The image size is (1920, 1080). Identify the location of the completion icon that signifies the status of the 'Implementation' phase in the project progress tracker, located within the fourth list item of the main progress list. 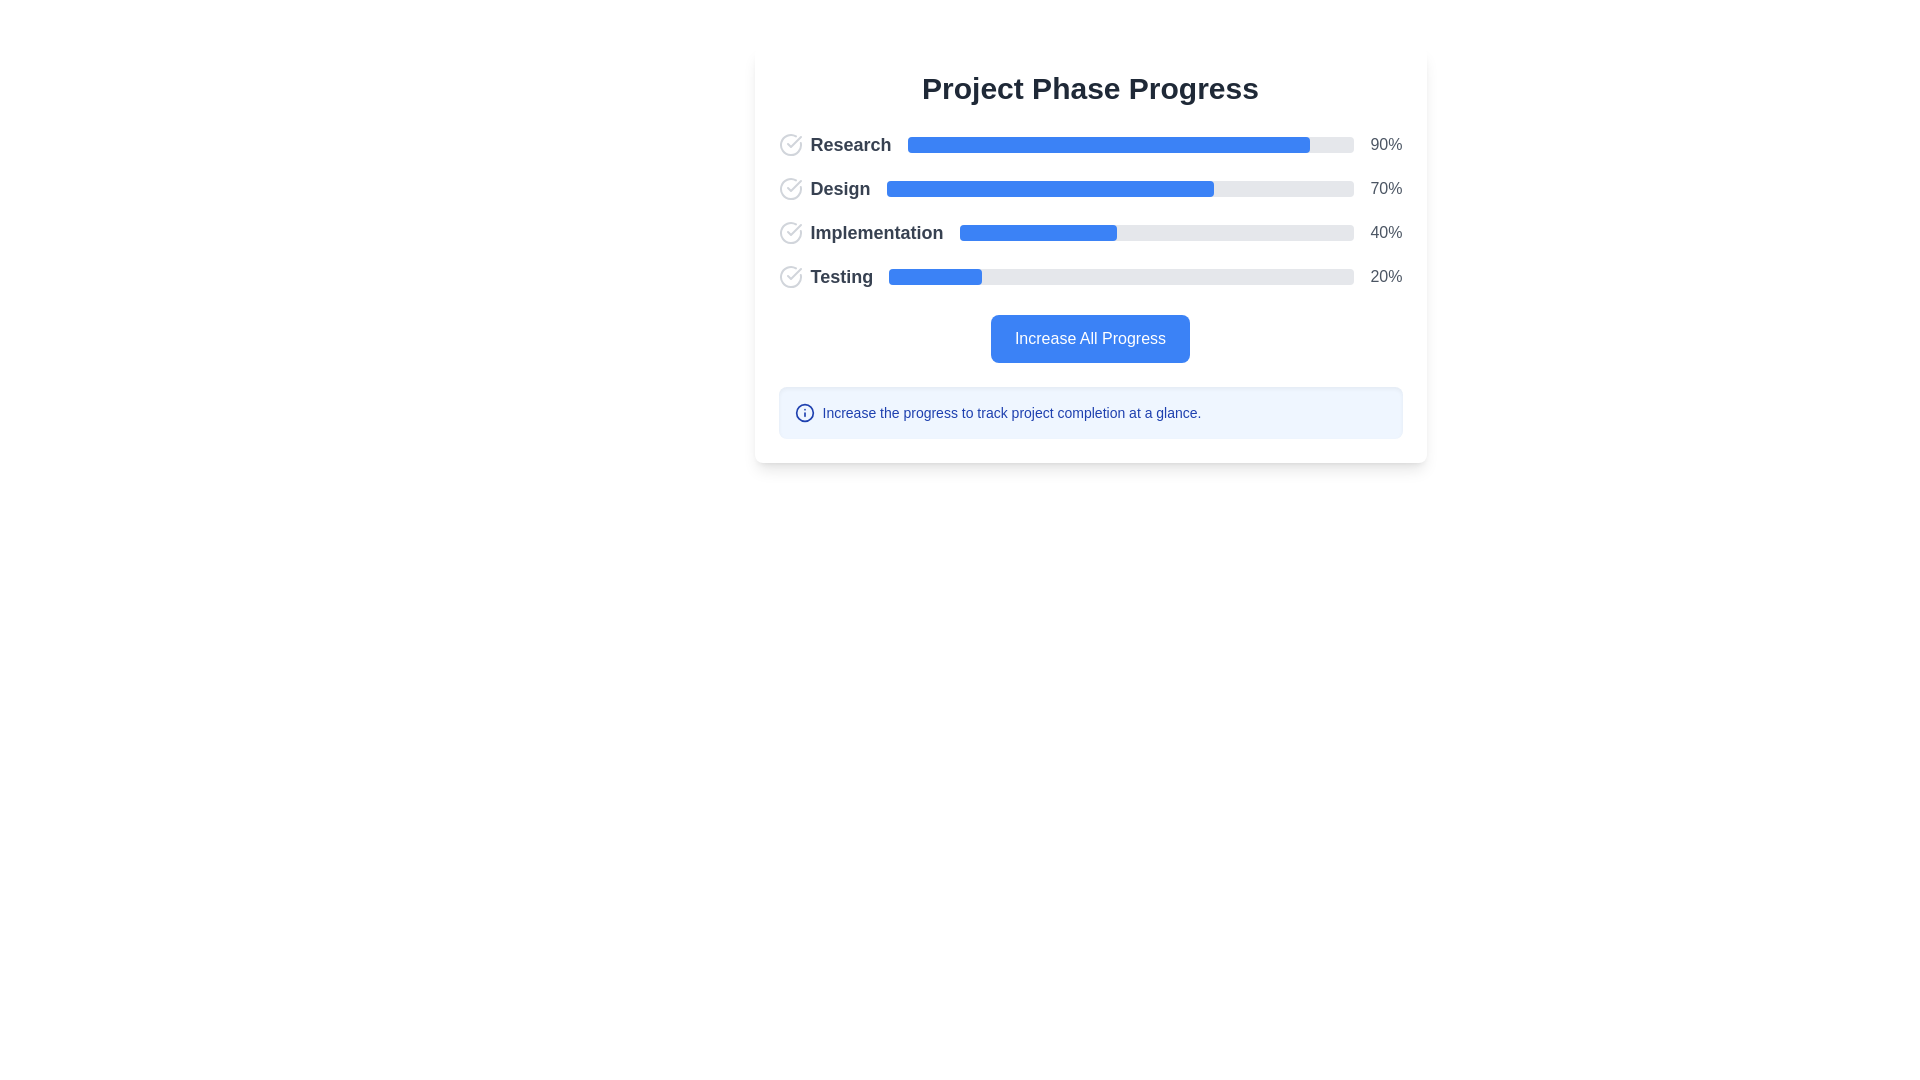
(792, 229).